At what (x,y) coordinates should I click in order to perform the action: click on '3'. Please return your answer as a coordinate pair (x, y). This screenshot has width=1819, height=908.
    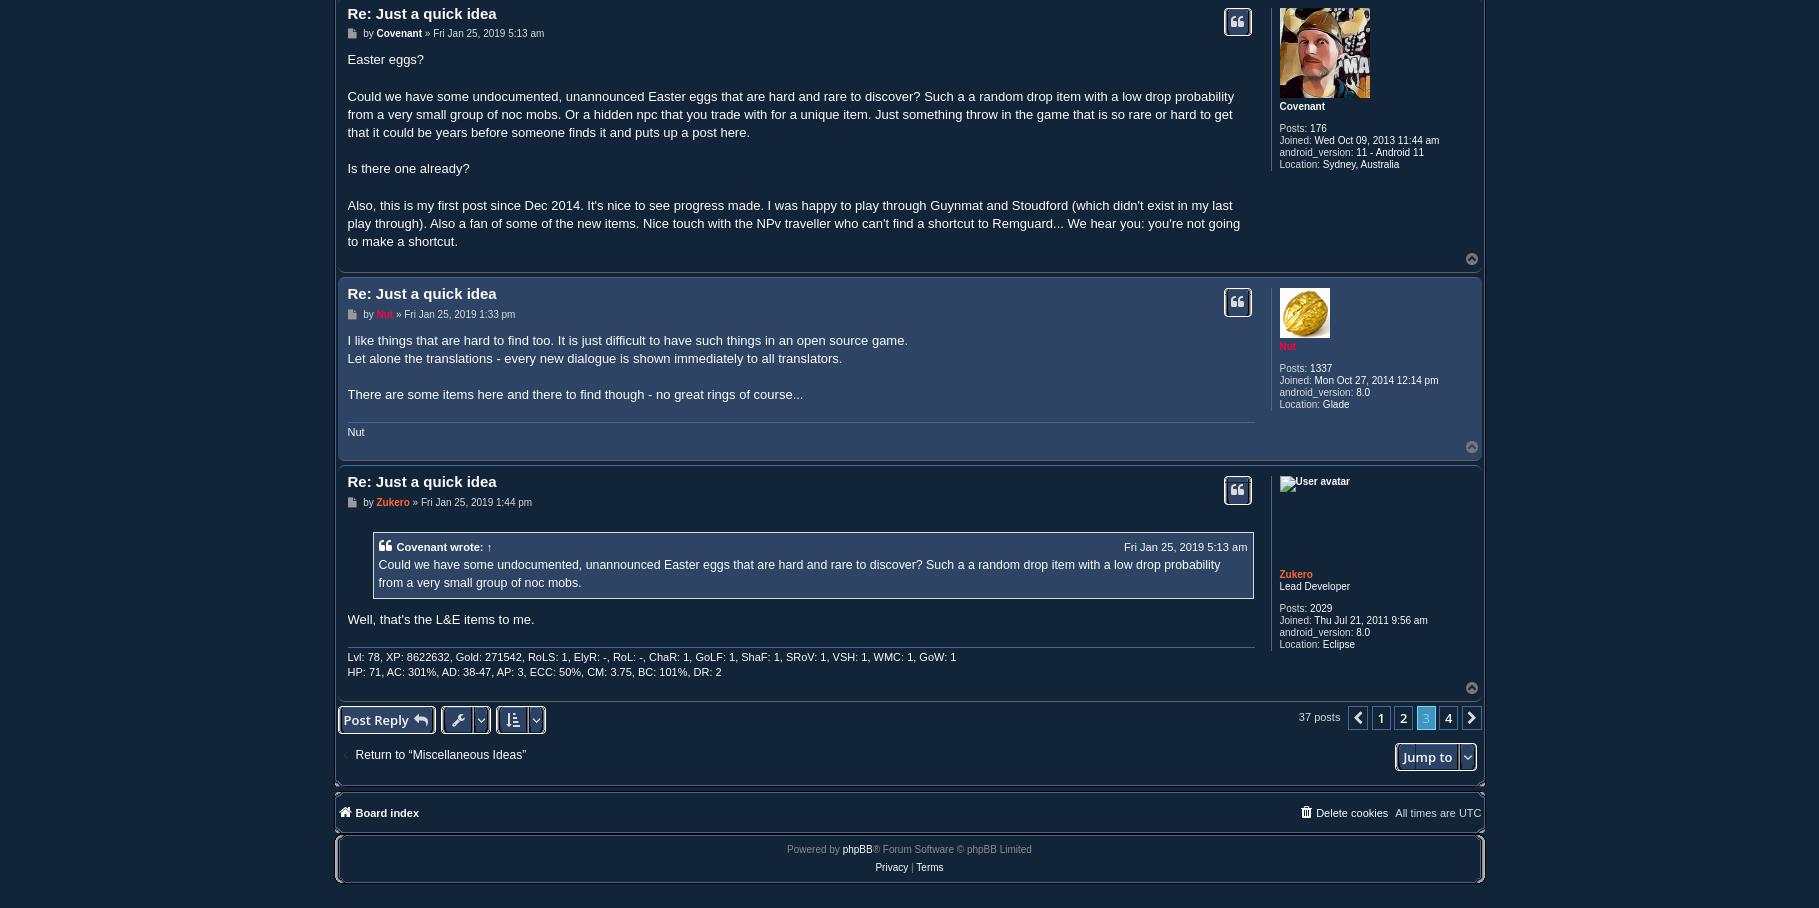
    Looking at the image, I should click on (1424, 715).